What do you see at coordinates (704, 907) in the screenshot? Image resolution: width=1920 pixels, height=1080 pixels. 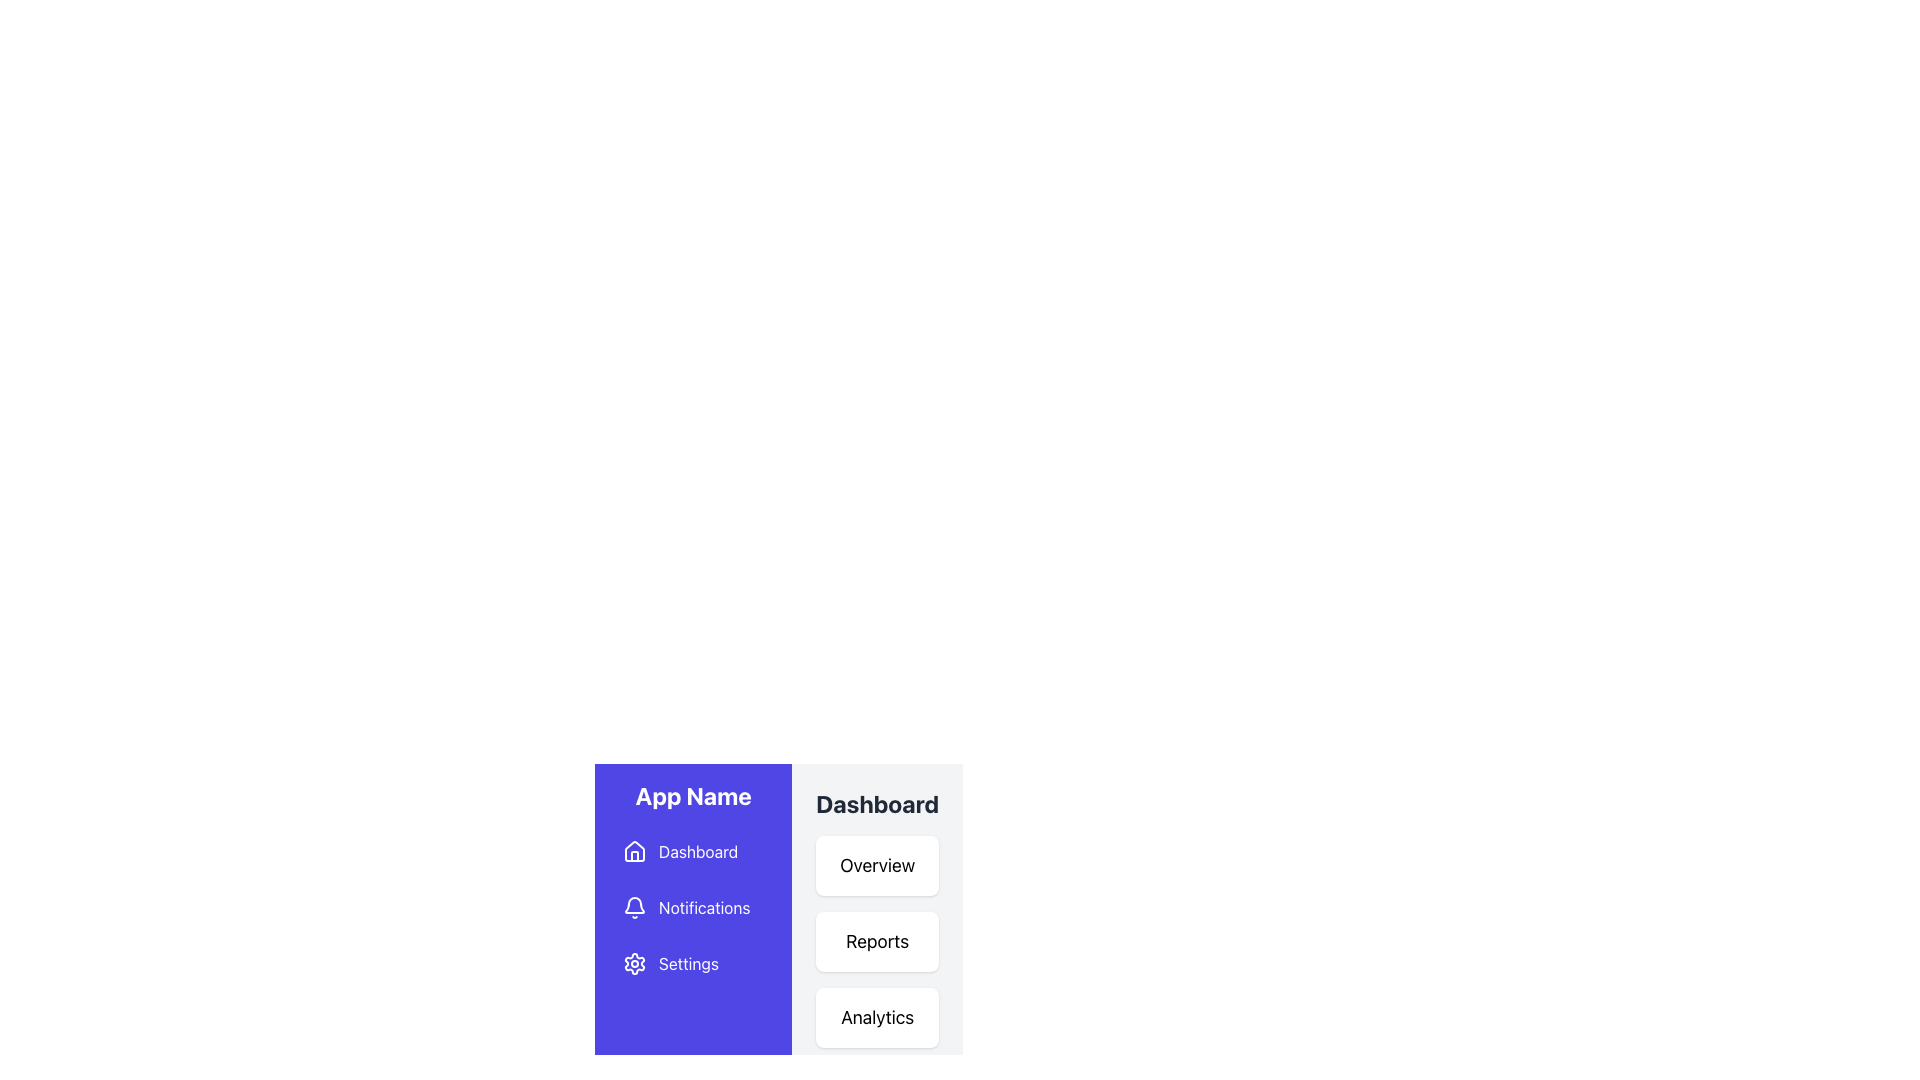 I see `'Notifications' text label located in the second row of the vertical navigation menu under the heading 'App Name', positioned to the right of the bell icon` at bounding box center [704, 907].